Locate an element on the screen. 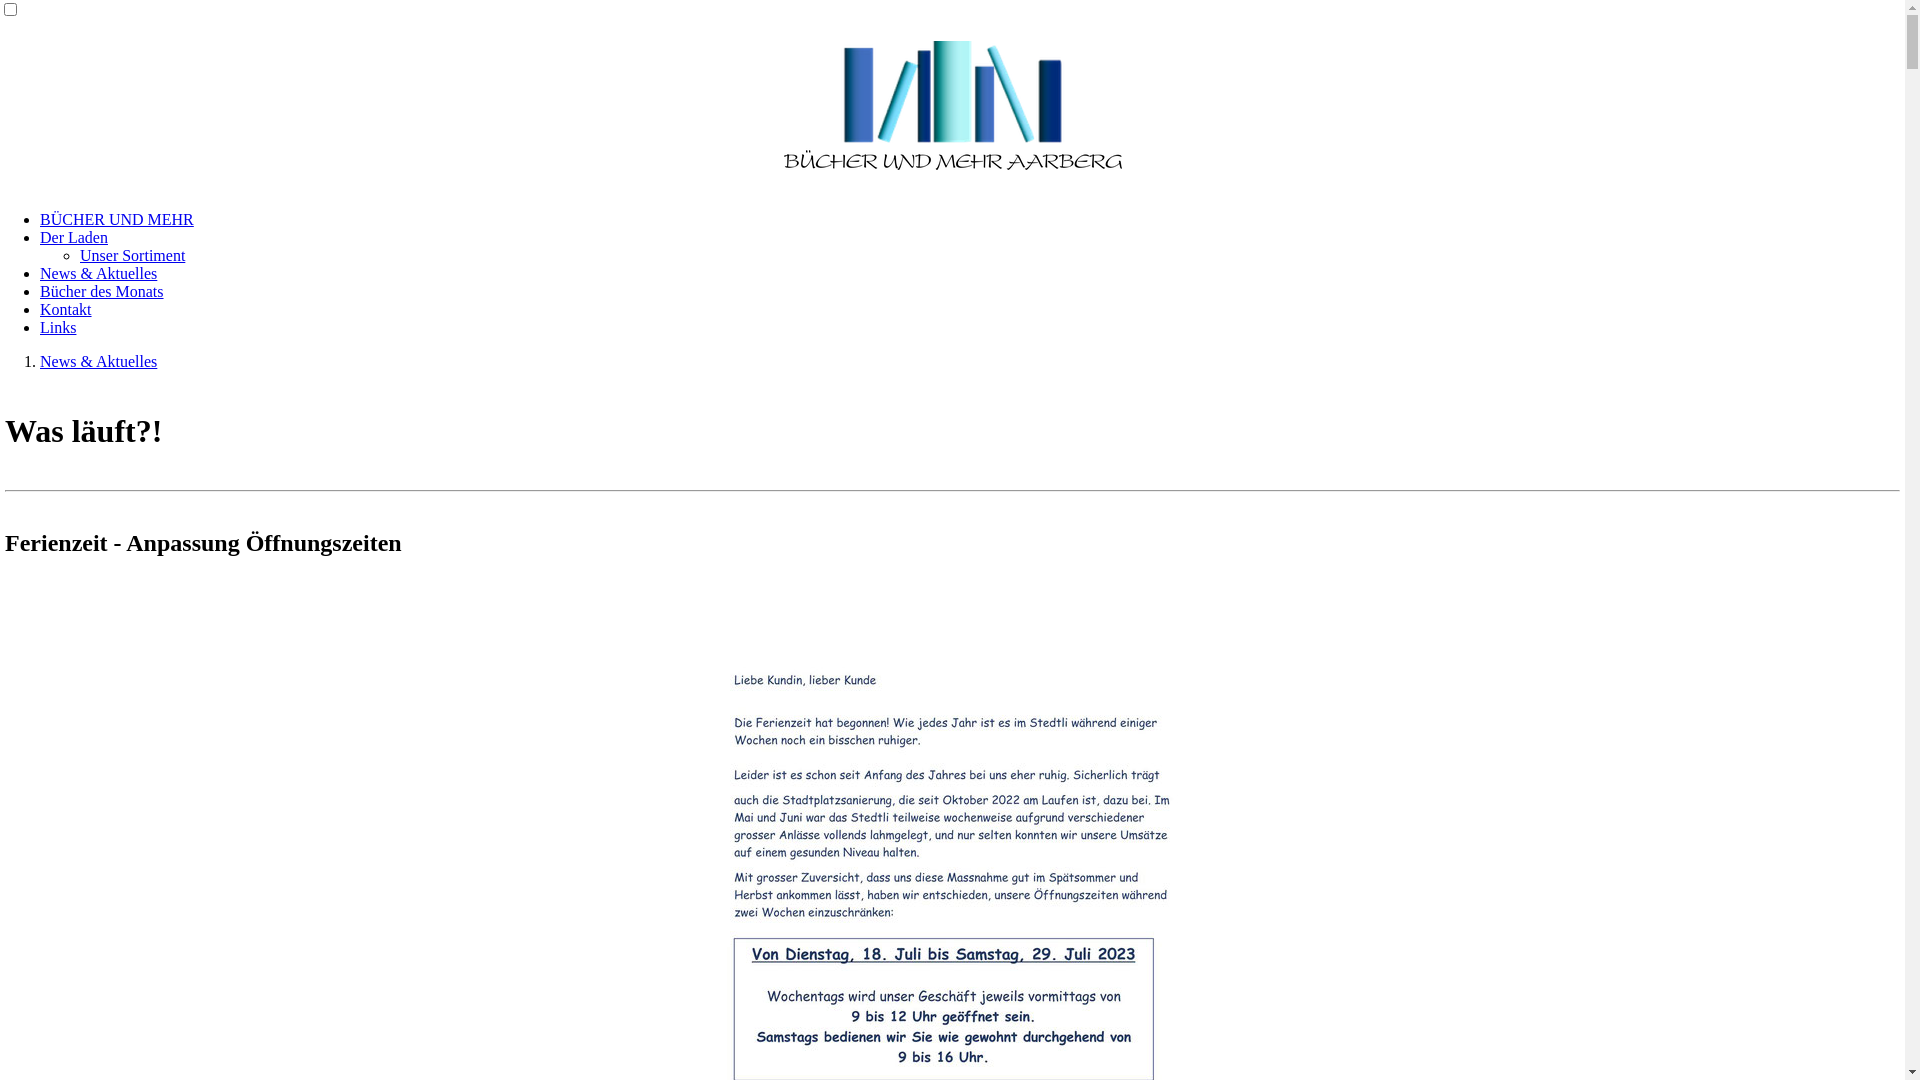 The image size is (1920, 1080). 'Unser Sortiment' is located at coordinates (131, 254).